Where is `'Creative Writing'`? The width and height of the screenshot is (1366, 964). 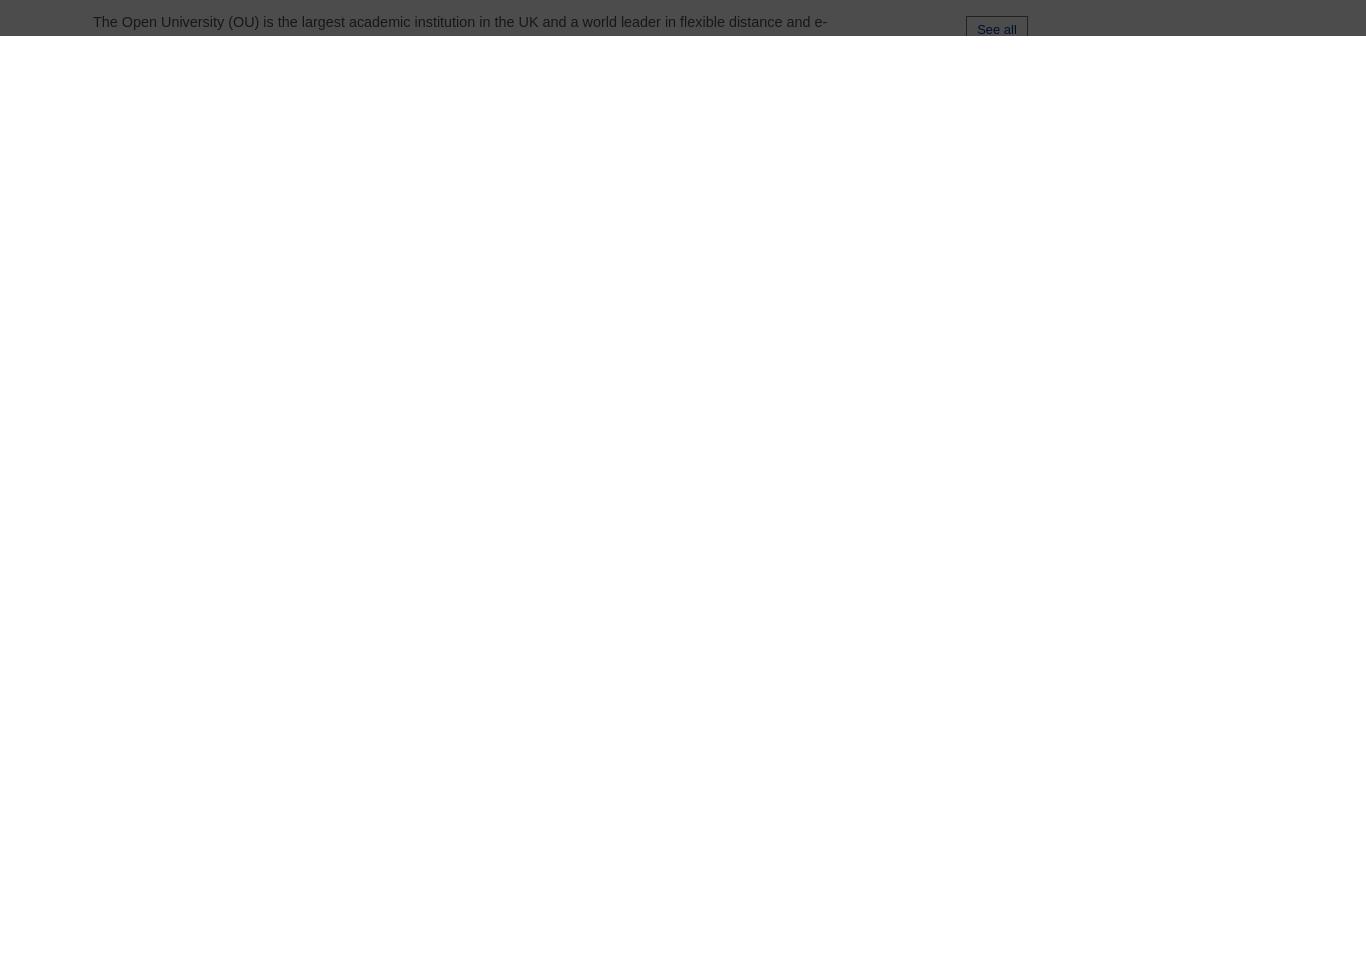
'Creative Writing' is located at coordinates (344, 665).